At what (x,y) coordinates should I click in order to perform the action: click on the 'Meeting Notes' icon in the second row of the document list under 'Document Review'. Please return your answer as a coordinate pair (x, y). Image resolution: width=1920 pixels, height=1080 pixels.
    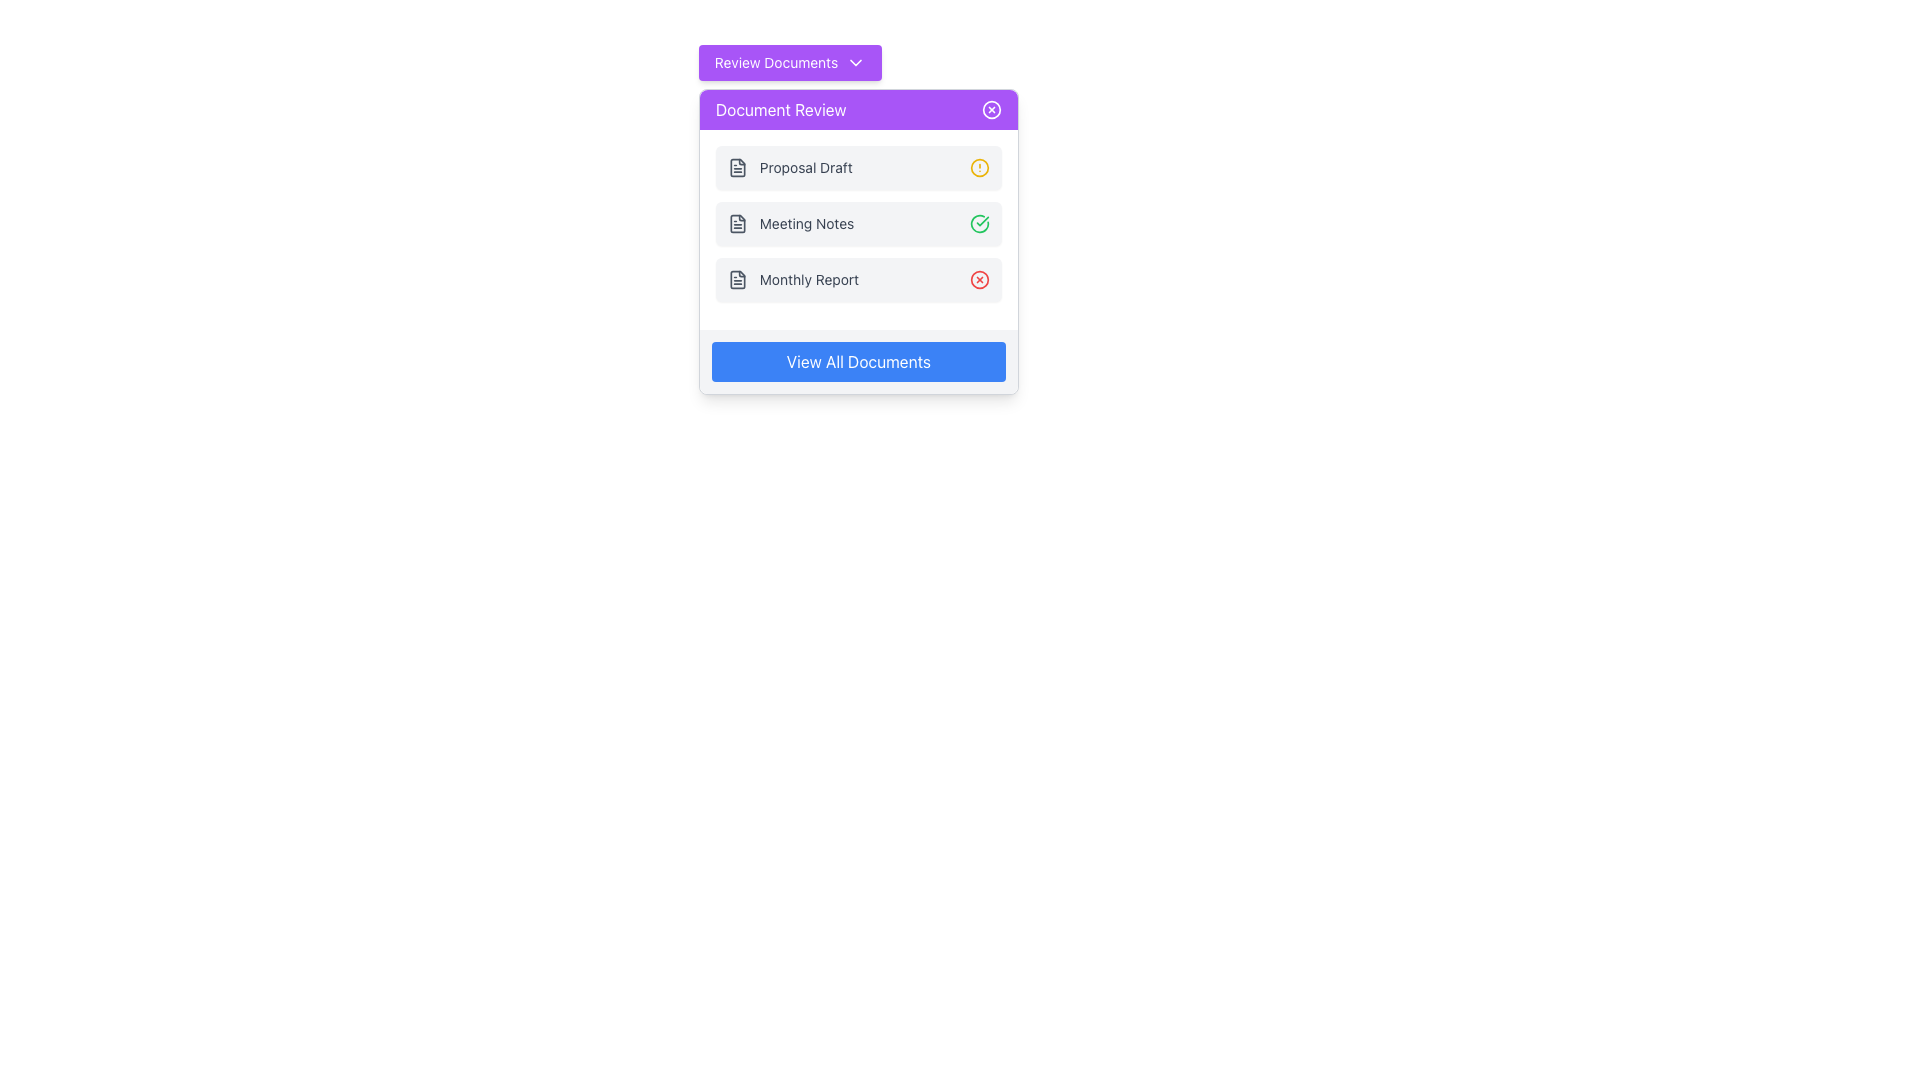
    Looking at the image, I should click on (736, 223).